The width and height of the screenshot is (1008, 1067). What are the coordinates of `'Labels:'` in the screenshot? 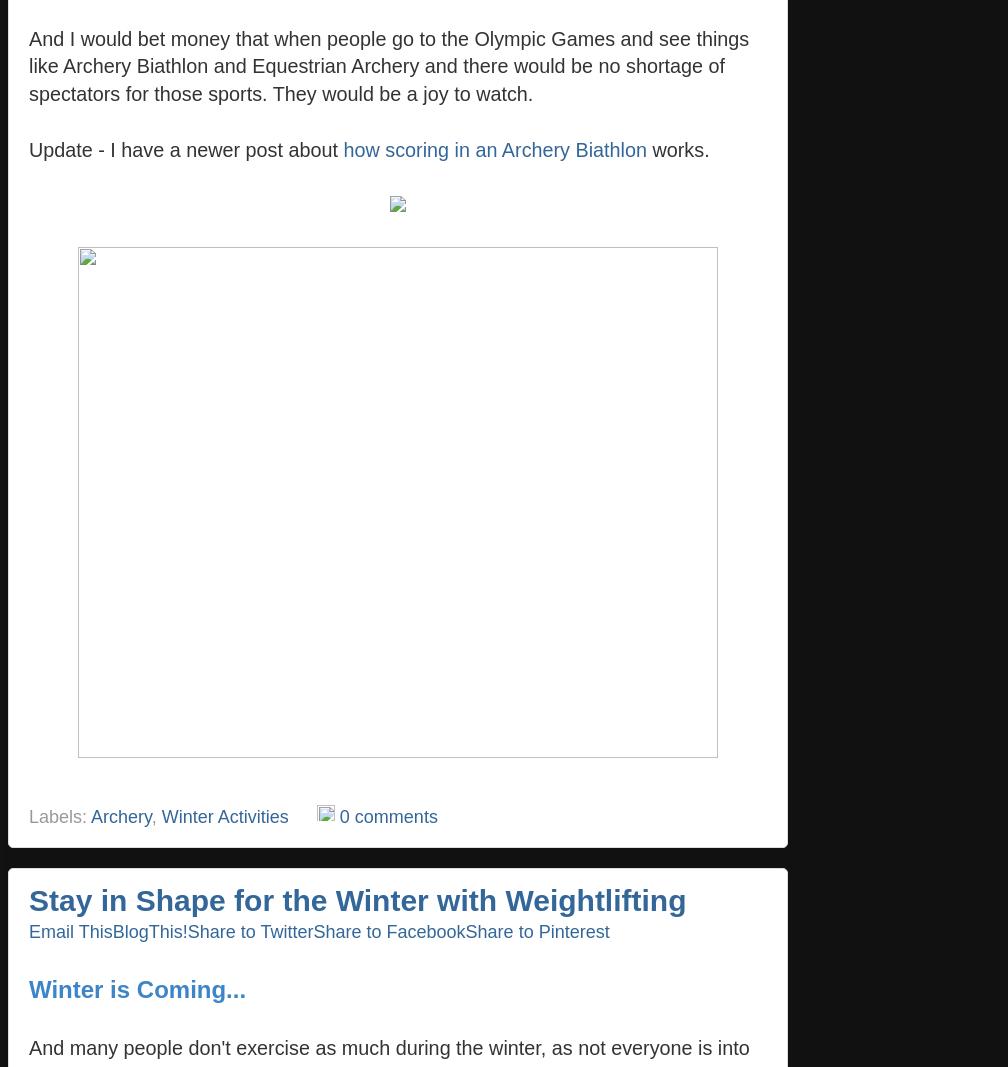 It's located at (59, 815).